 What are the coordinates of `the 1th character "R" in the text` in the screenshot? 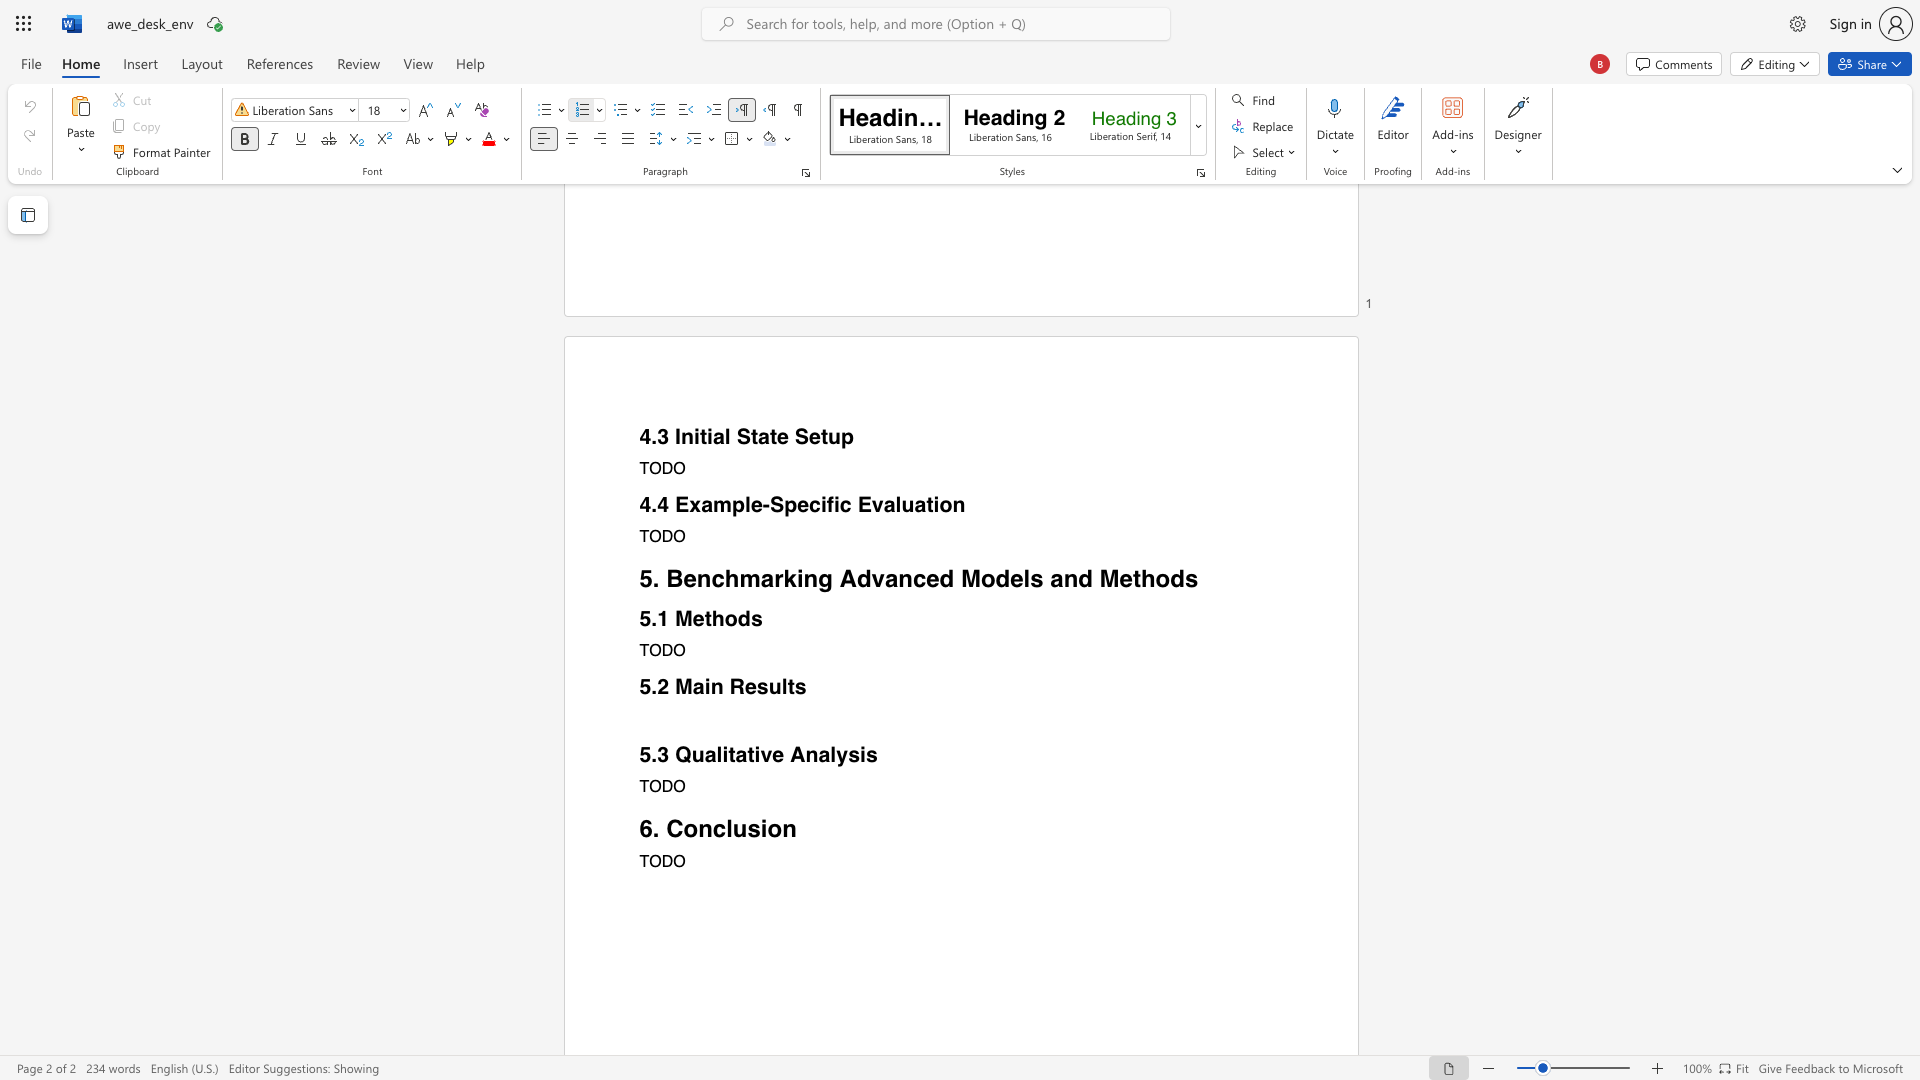 It's located at (736, 686).